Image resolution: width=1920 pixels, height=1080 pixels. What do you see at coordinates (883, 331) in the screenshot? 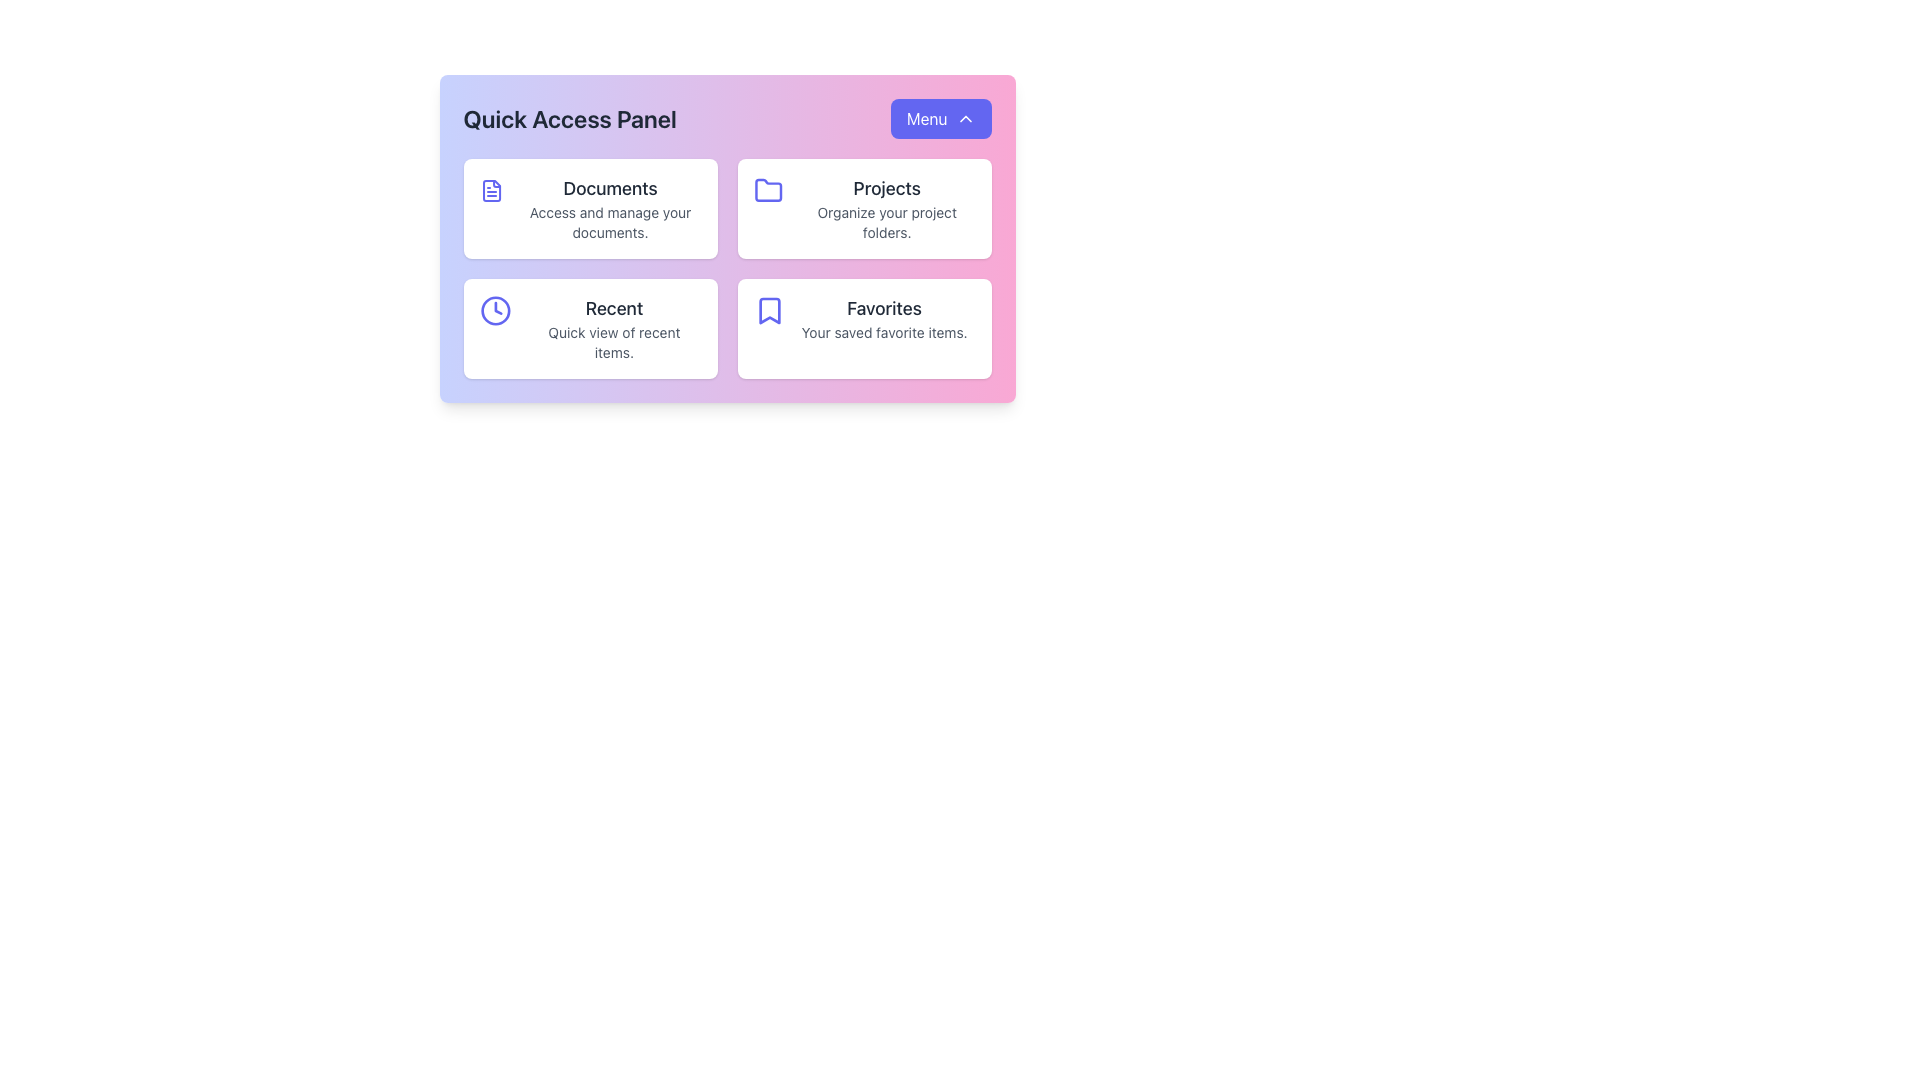
I see `the text label that reads 'Your saved favorite items.' located below the 'Favorites' header in the bottom right quadrant of the interface panel` at bounding box center [883, 331].